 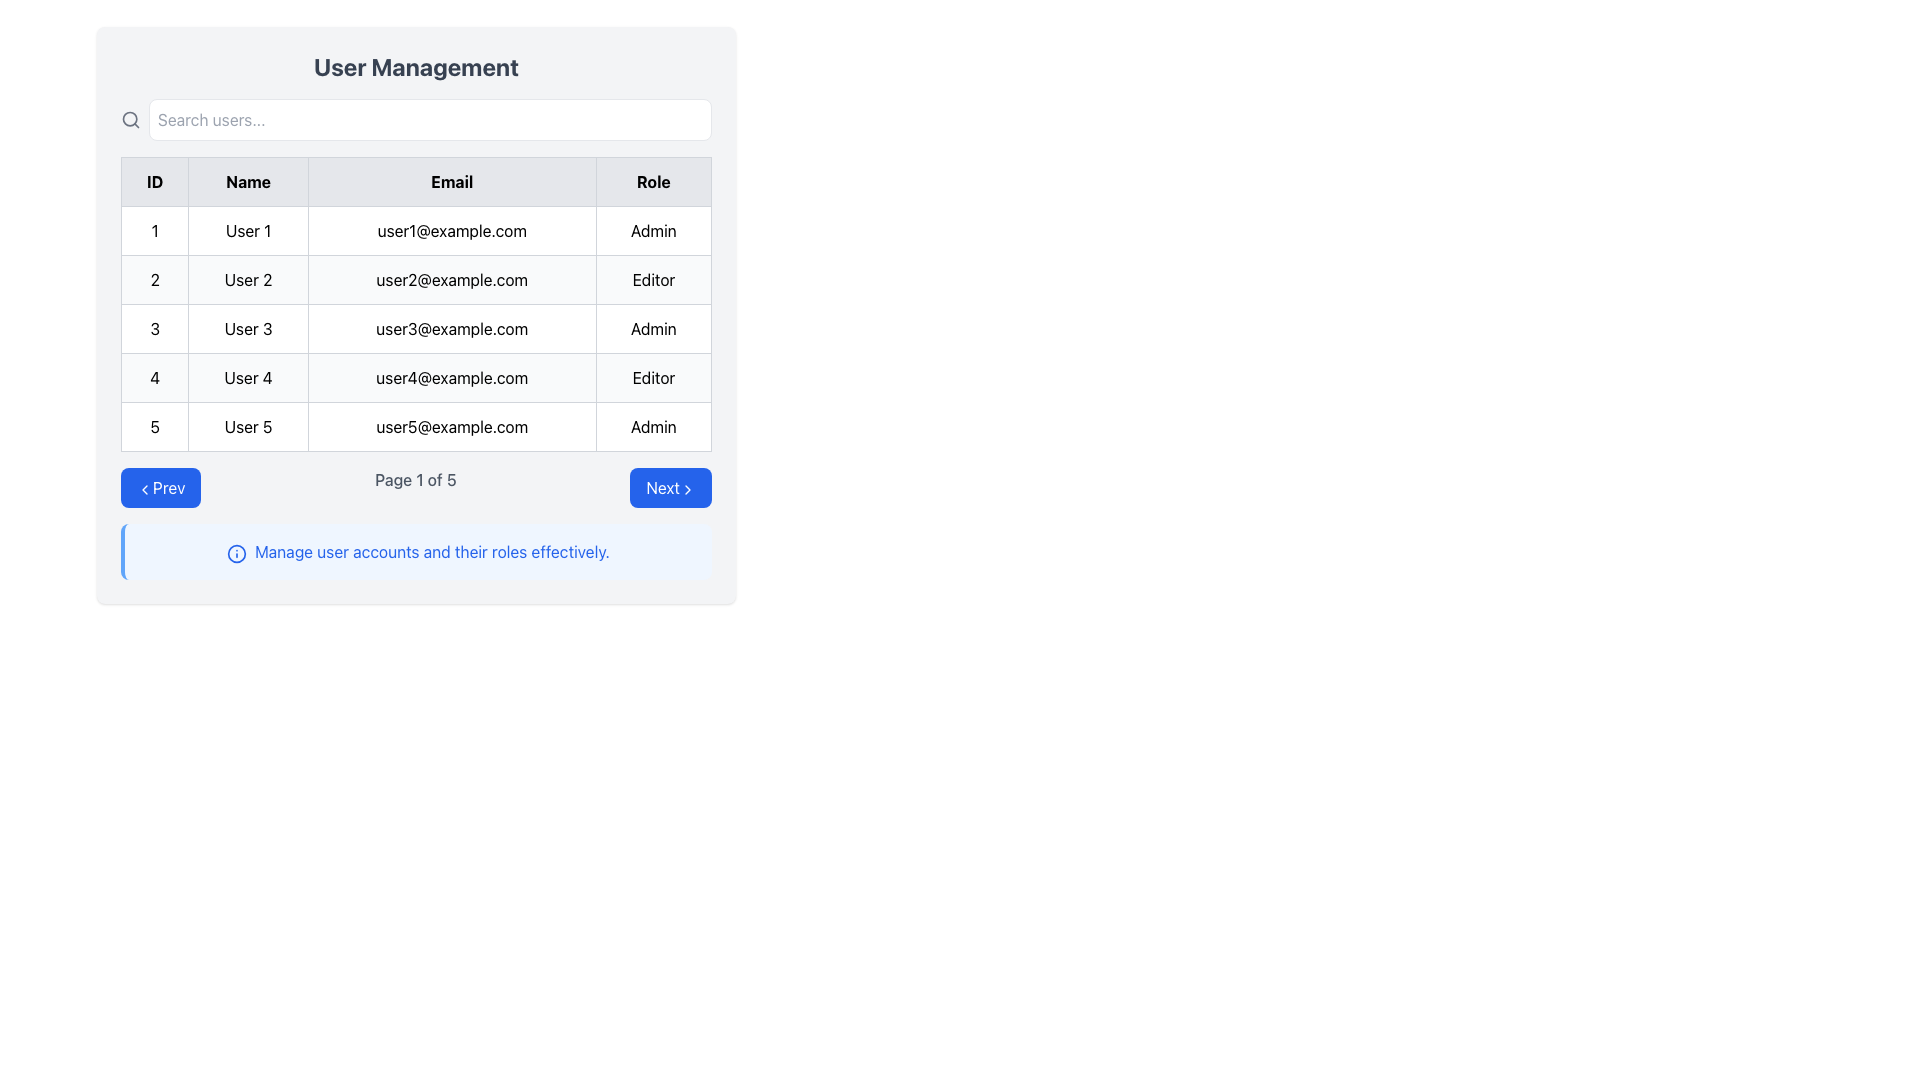 I want to click on the enclosing button labeled 'Next' that houses the chevron-shaped icon, so click(x=687, y=489).